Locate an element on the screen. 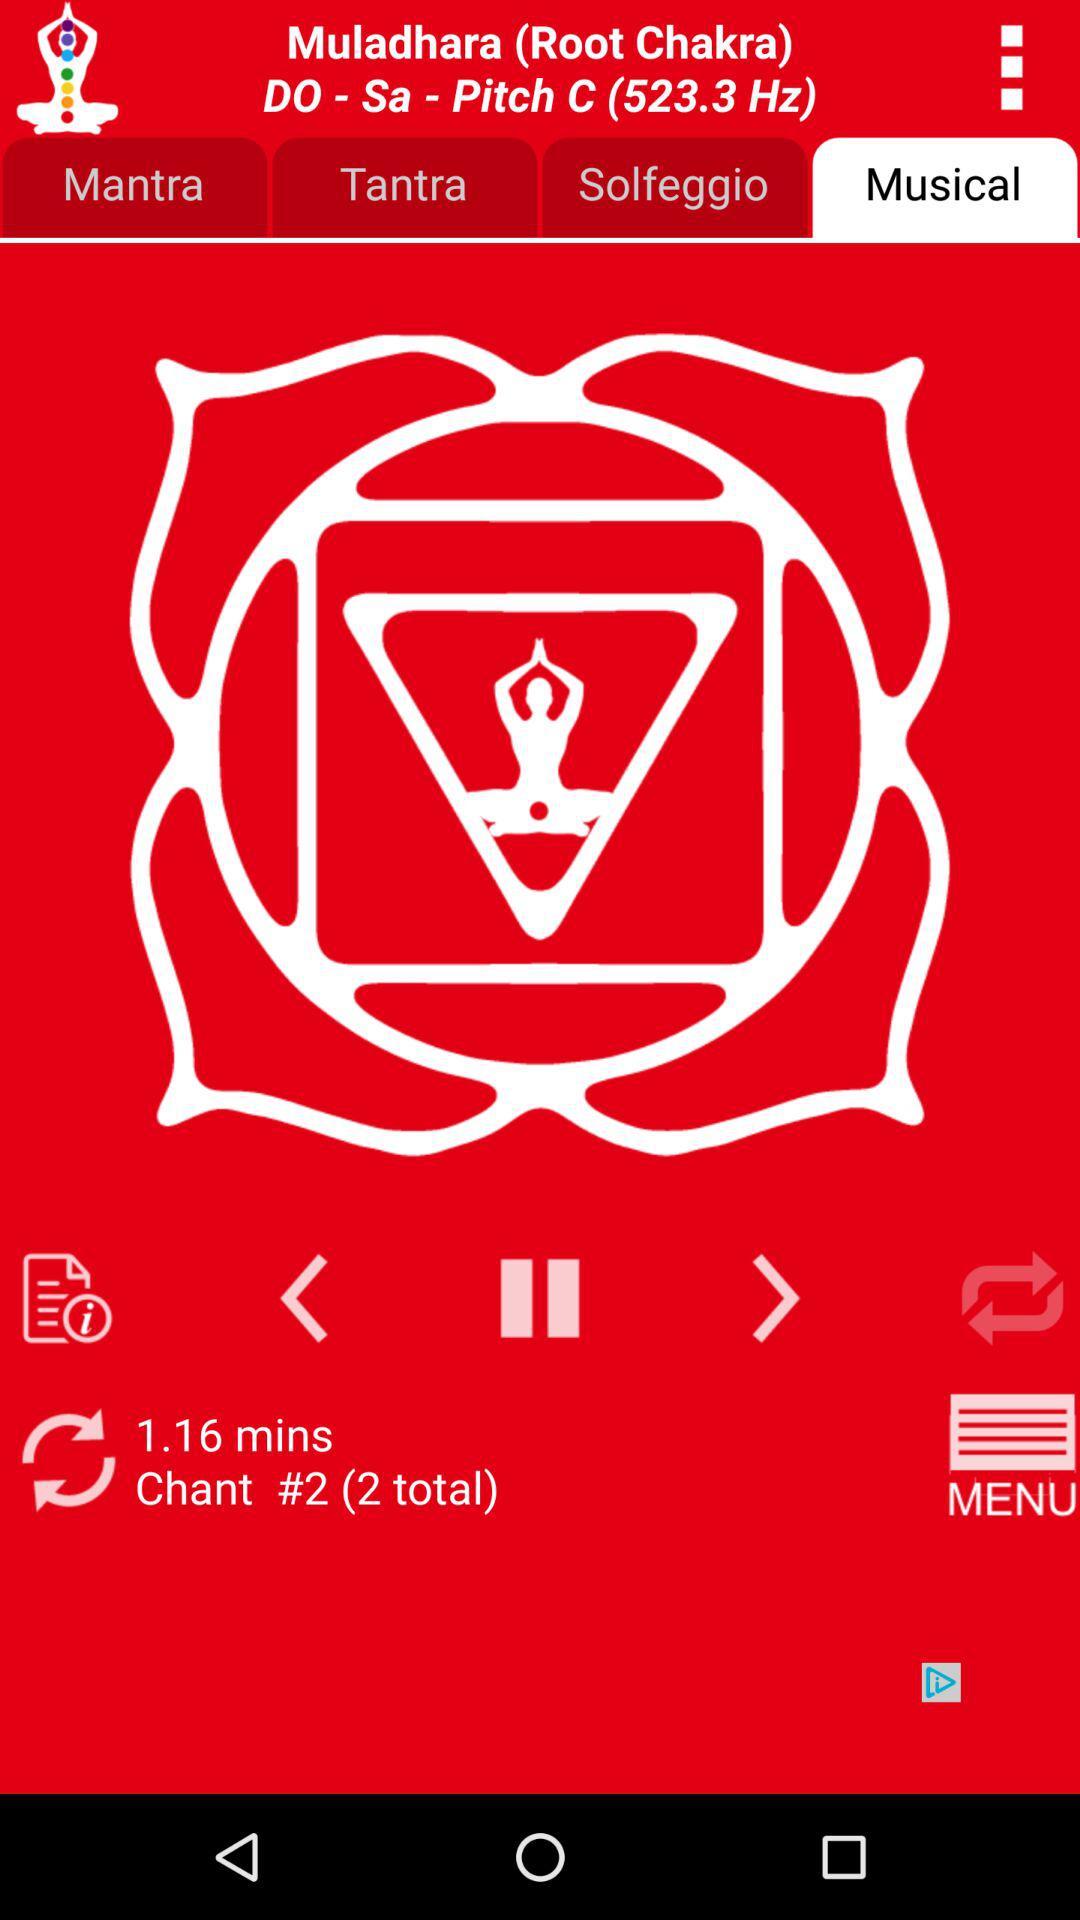 Image resolution: width=1080 pixels, height=1920 pixels. svadhishthana sacral chakra is located at coordinates (540, 67).